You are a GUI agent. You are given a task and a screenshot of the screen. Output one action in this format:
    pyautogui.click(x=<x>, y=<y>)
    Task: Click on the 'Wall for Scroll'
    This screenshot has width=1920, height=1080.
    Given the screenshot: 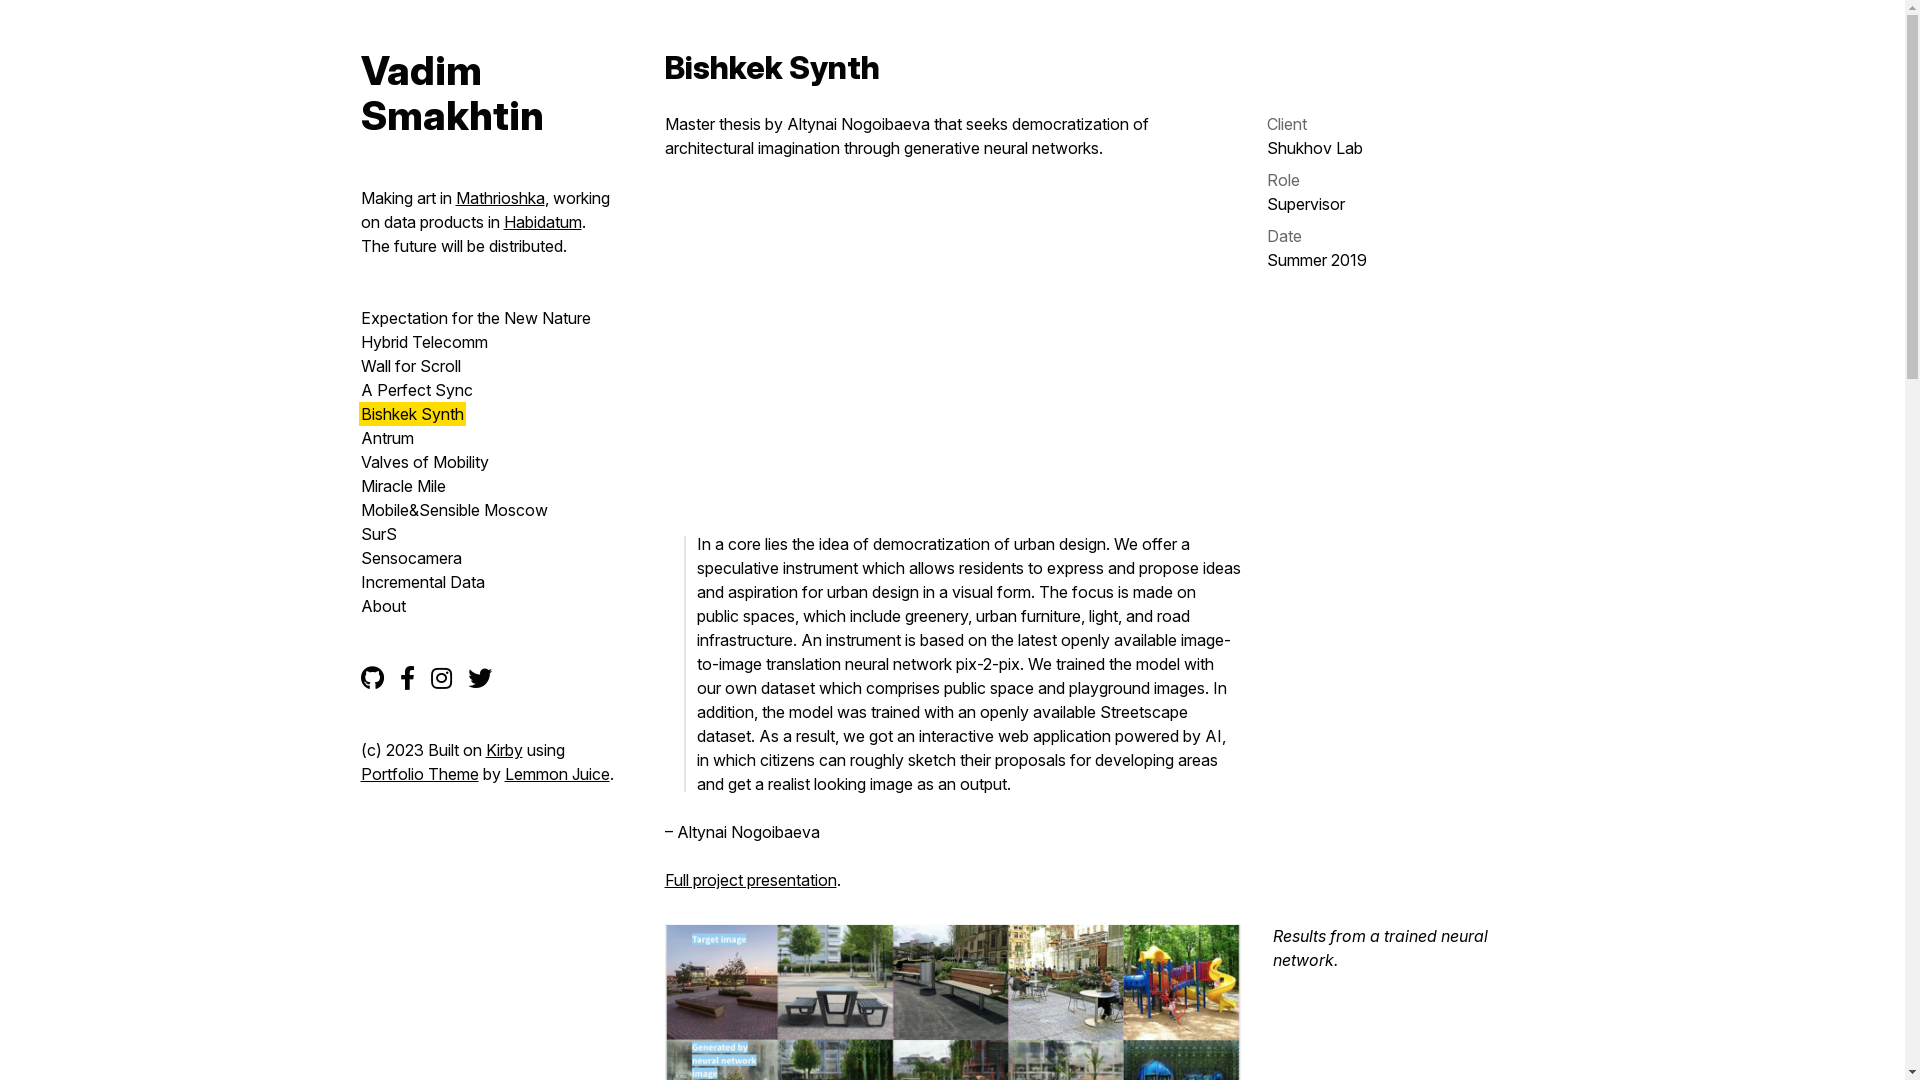 What is the action you would take?
    pyautogui.click(x=408, y=366)
    